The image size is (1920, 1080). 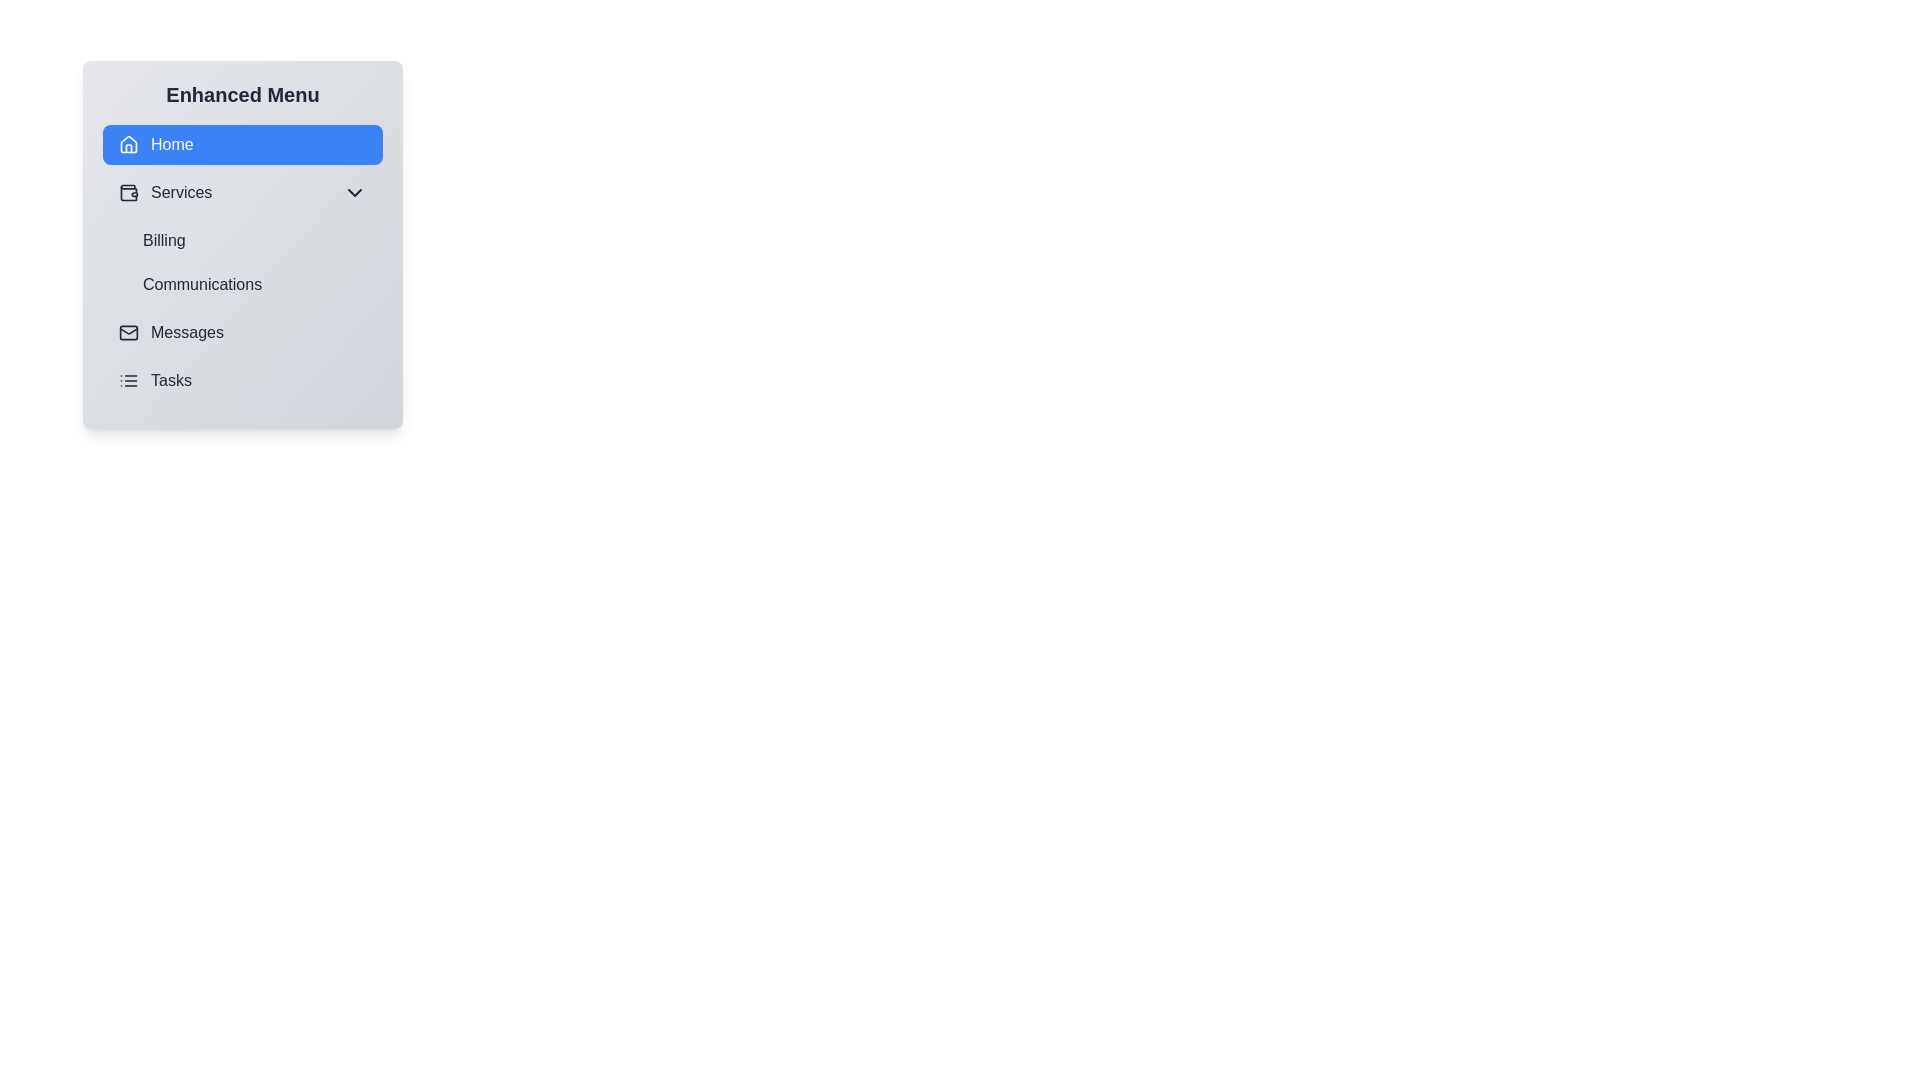 What do you see at coordinates (242, 244) in the screenshot?
I see `the 'Enhanced Menu'` at bounding box center [242, 244].